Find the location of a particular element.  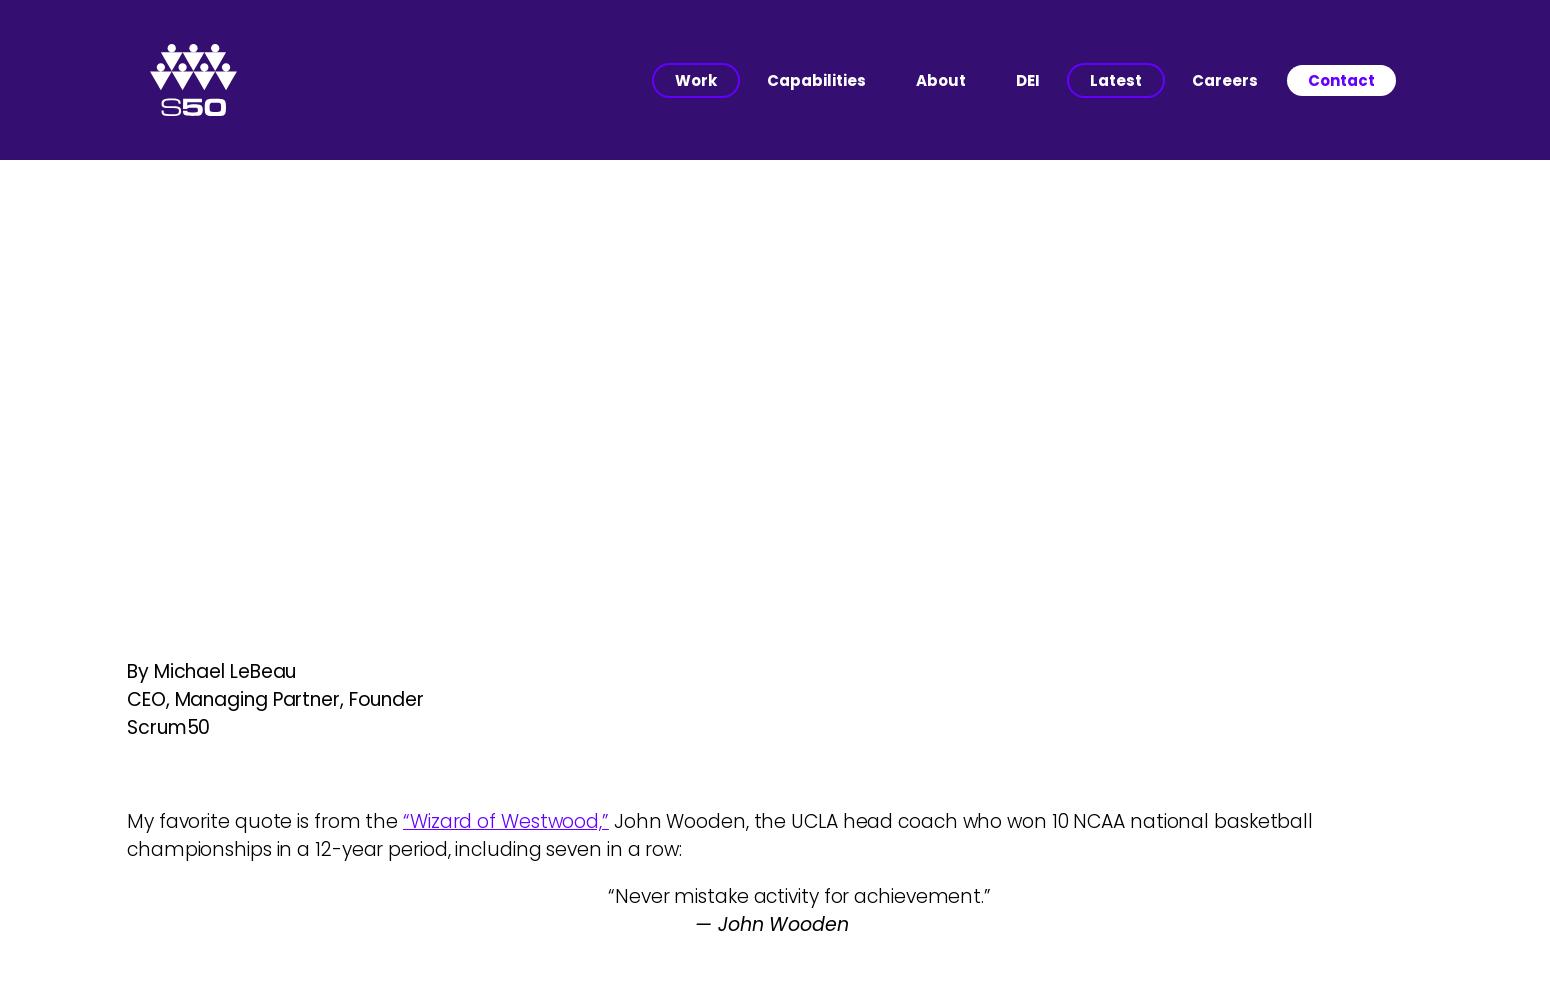

'Work' is located at coordinates (694, 78).